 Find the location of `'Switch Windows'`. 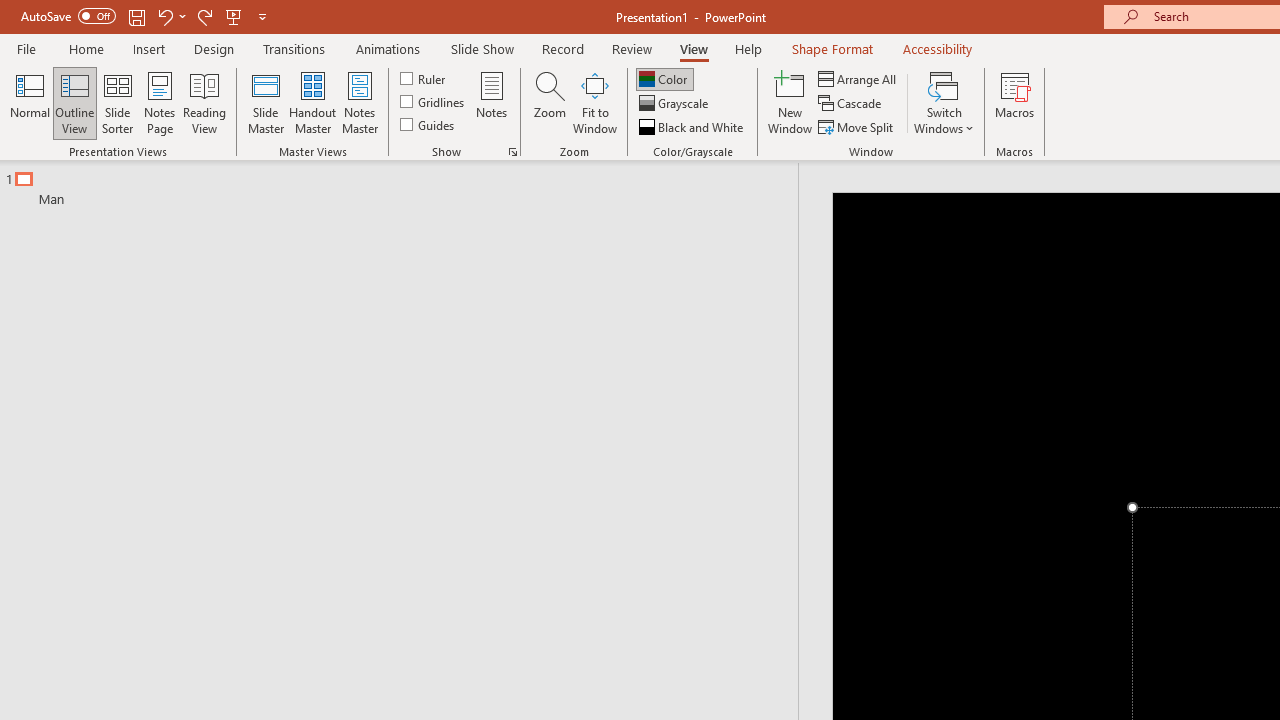

'Switch Windows' is located at coordinates (943, 103).